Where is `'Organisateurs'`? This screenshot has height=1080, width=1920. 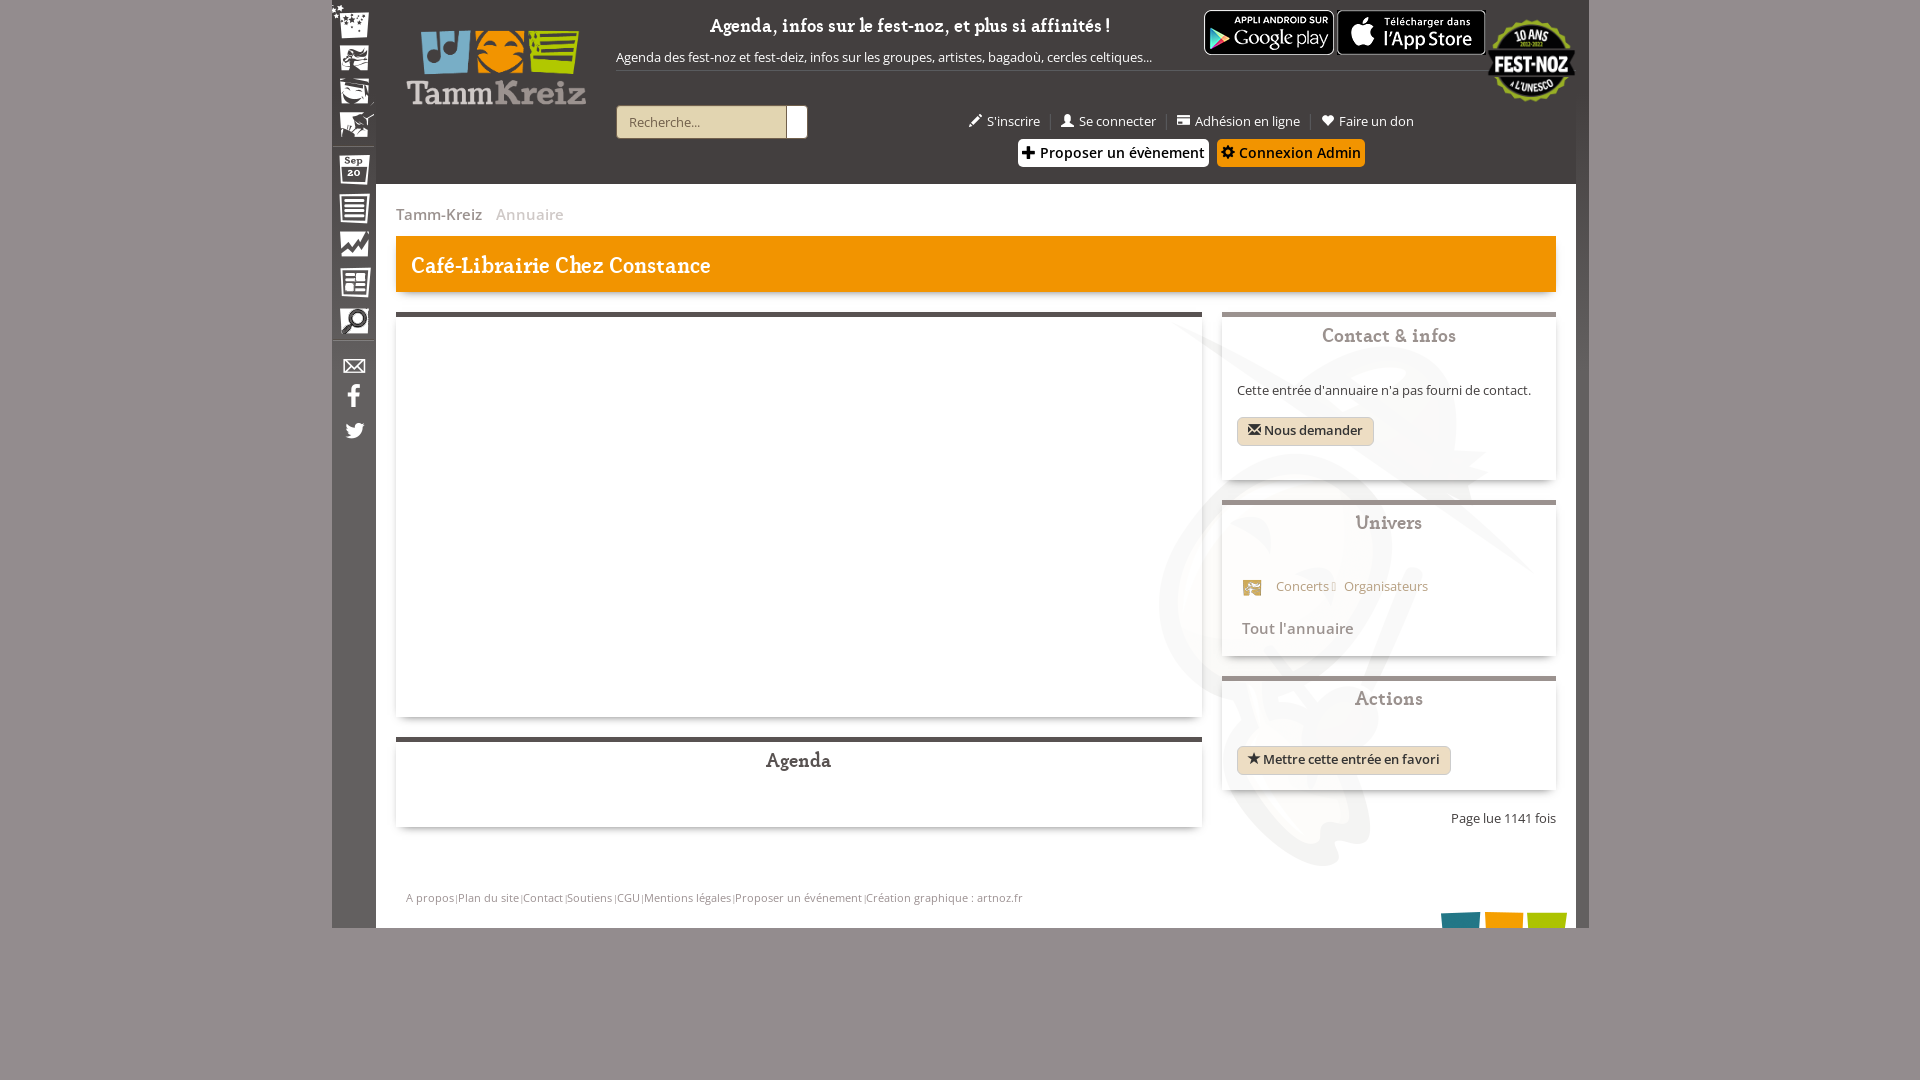
'Organisateurs' is located at coordinates (1379, 585).